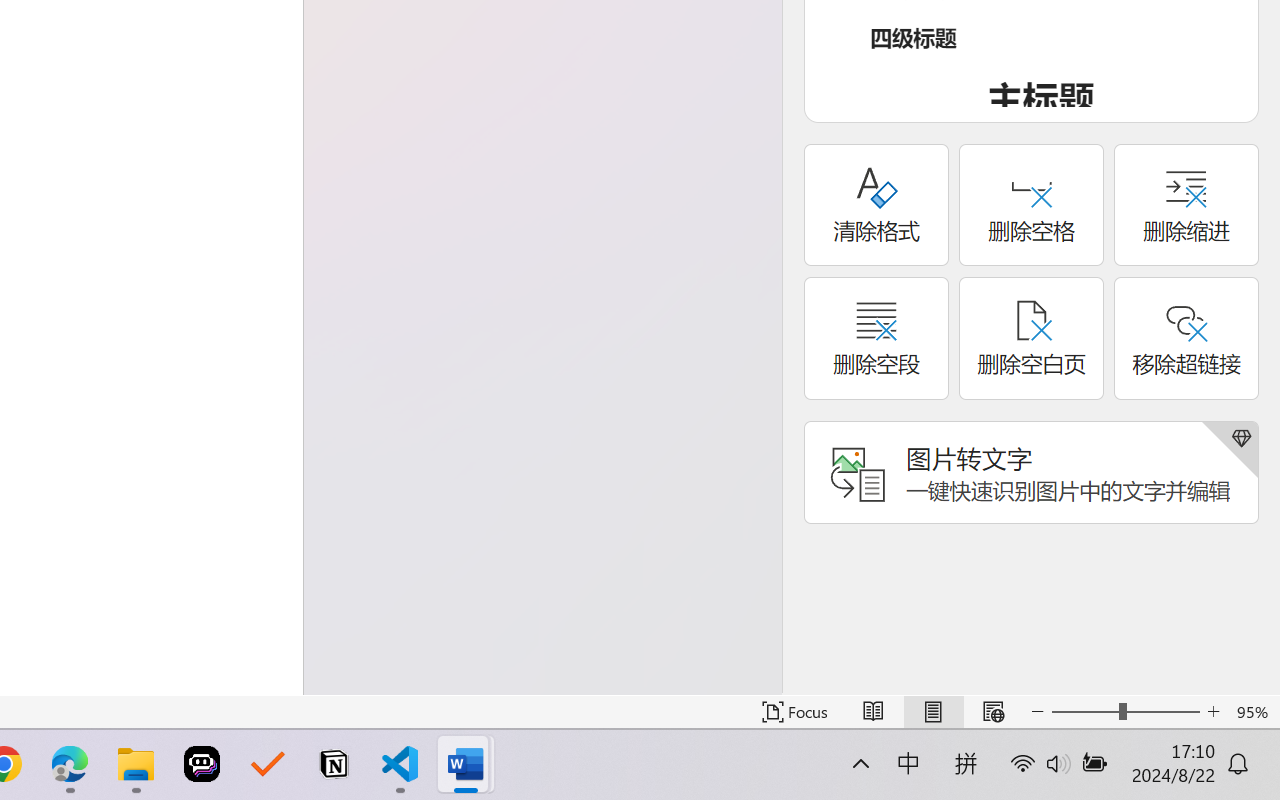  Describe the element at coordinates (1252, 711) in the screenshot. I see `'Zoom 95%'` at that location.